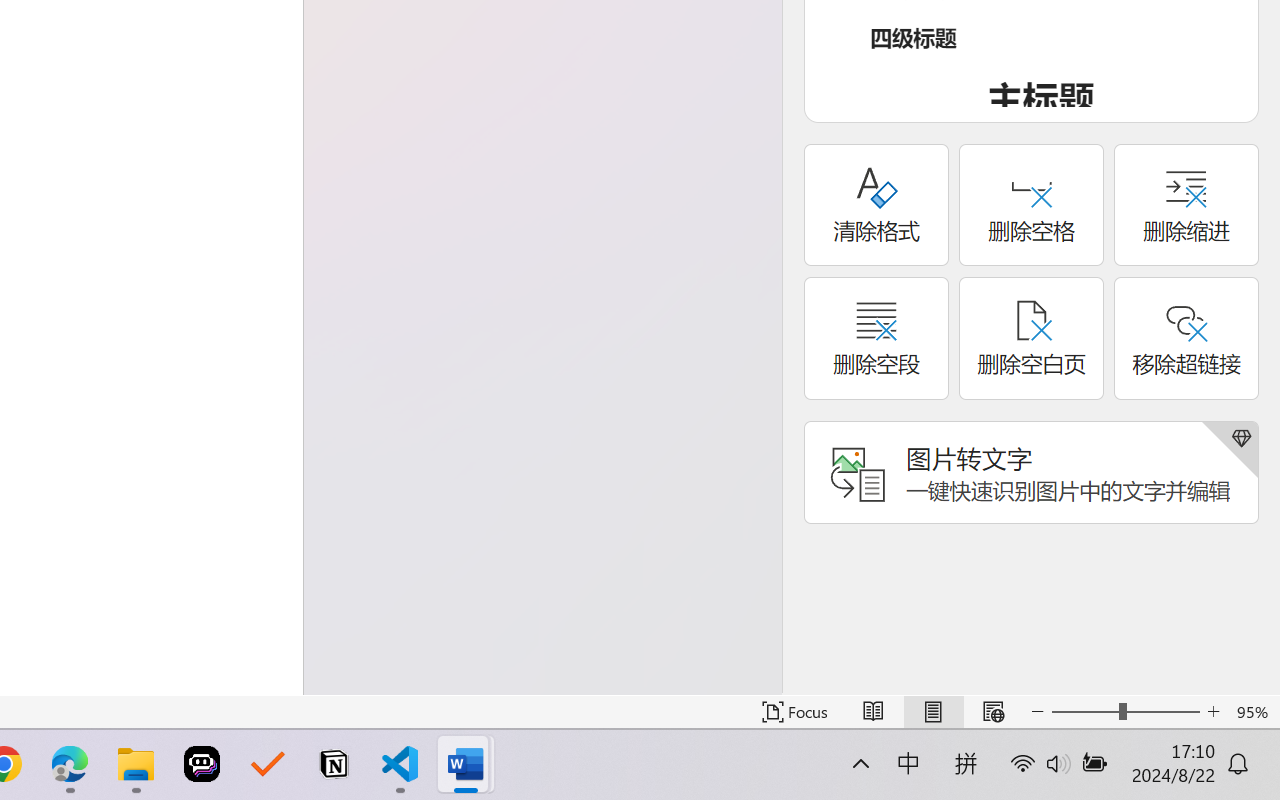  Describe the element at coordinates (1252, 711) in the screenshot. I see `'Zoom 95%'` at that location.